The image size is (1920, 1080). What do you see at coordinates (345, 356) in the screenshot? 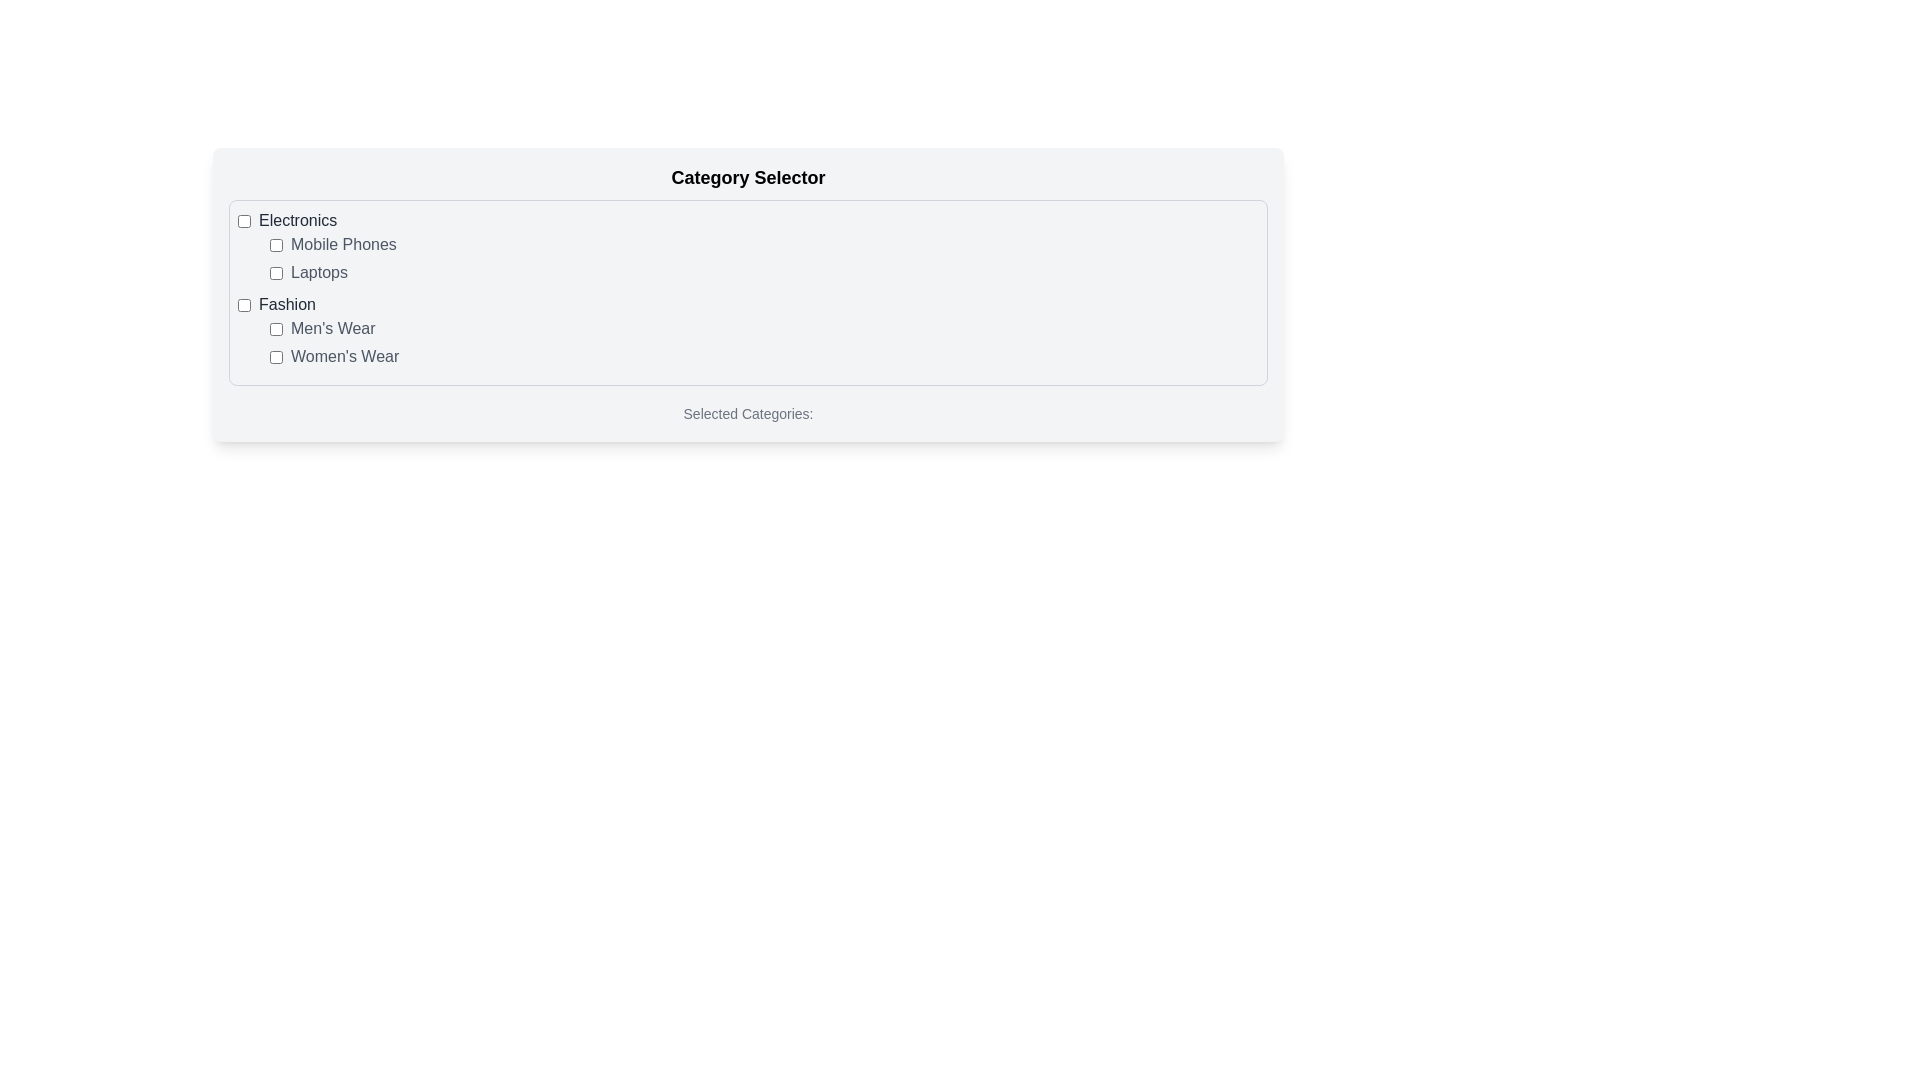
I see `the 'Women's Wear' label located inside the 'Fashion' category to associate it with its adjacent checkbox` at bounding box center [345, 356].